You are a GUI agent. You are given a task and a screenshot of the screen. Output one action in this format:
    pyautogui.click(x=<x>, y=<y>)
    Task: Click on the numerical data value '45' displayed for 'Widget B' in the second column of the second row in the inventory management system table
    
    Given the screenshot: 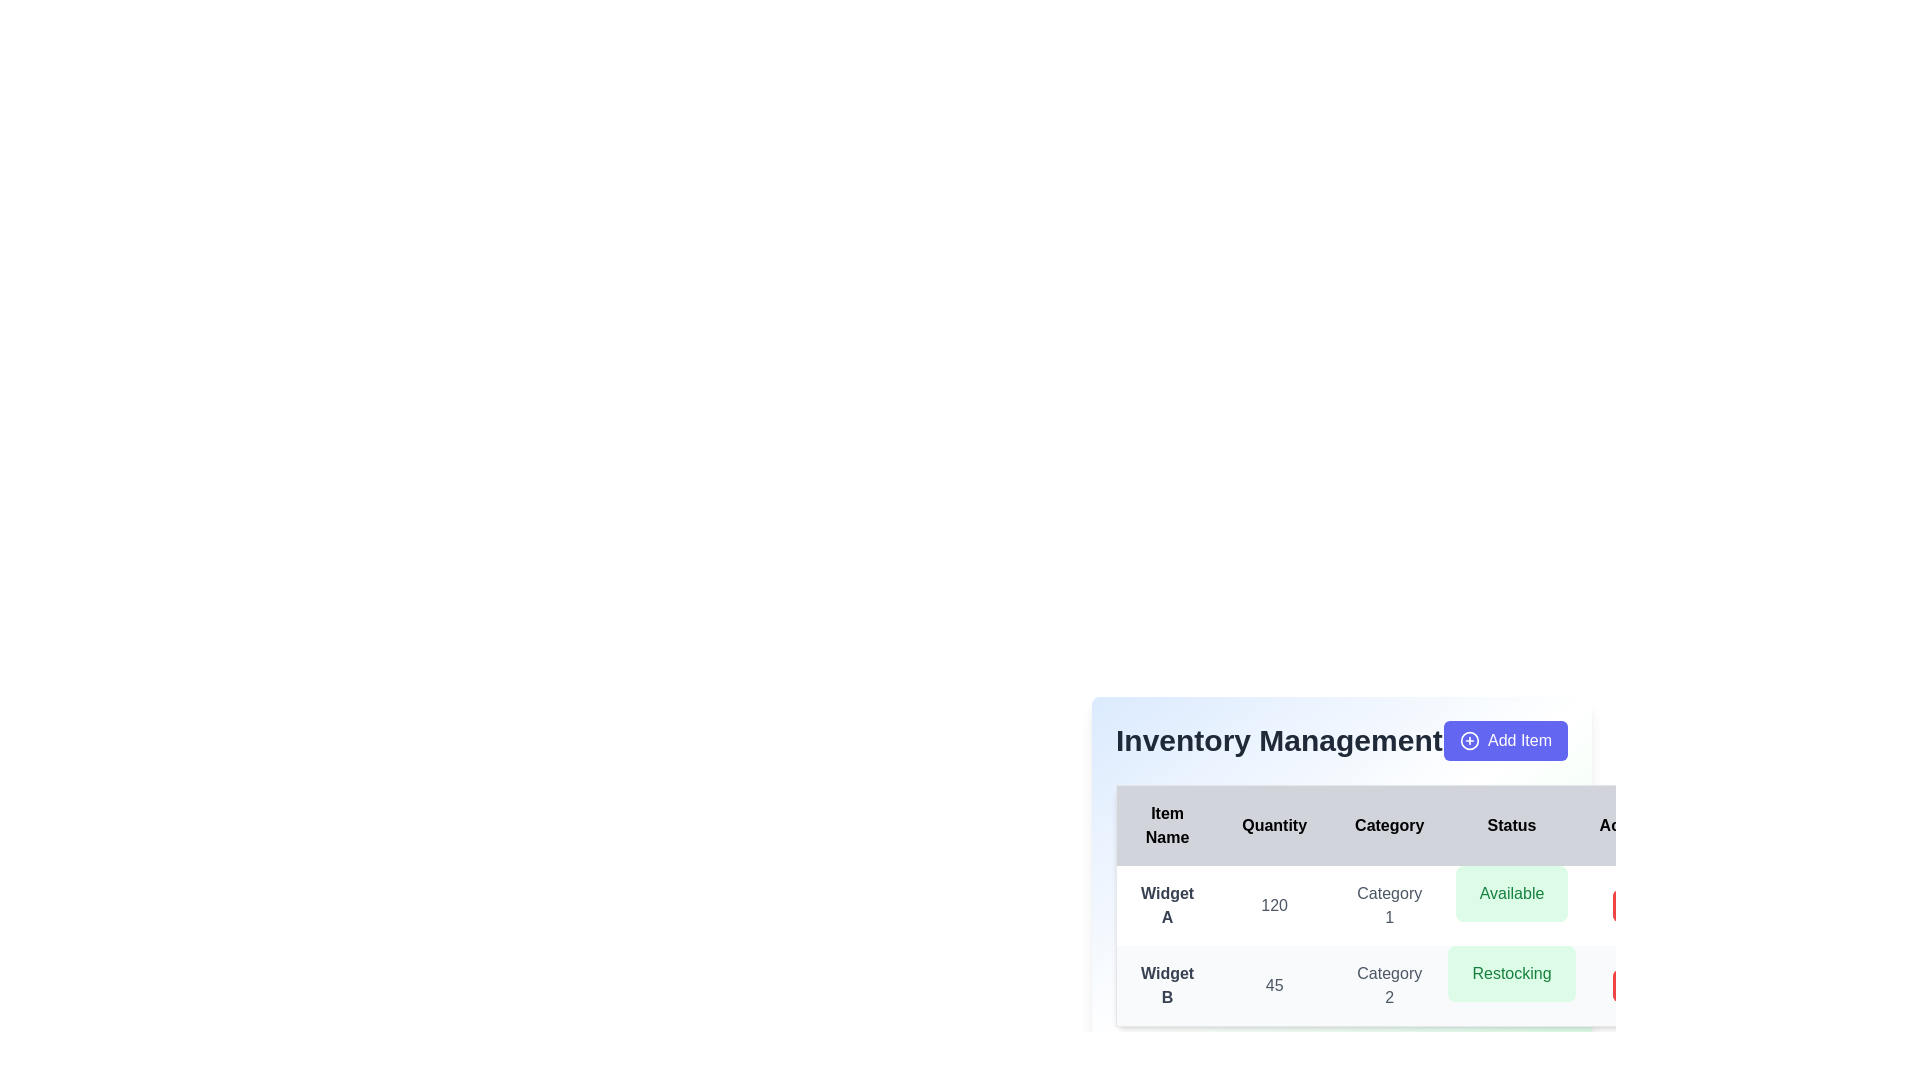 What is the action you would take?
    pyautogui.click(x=1273, y=985)
    